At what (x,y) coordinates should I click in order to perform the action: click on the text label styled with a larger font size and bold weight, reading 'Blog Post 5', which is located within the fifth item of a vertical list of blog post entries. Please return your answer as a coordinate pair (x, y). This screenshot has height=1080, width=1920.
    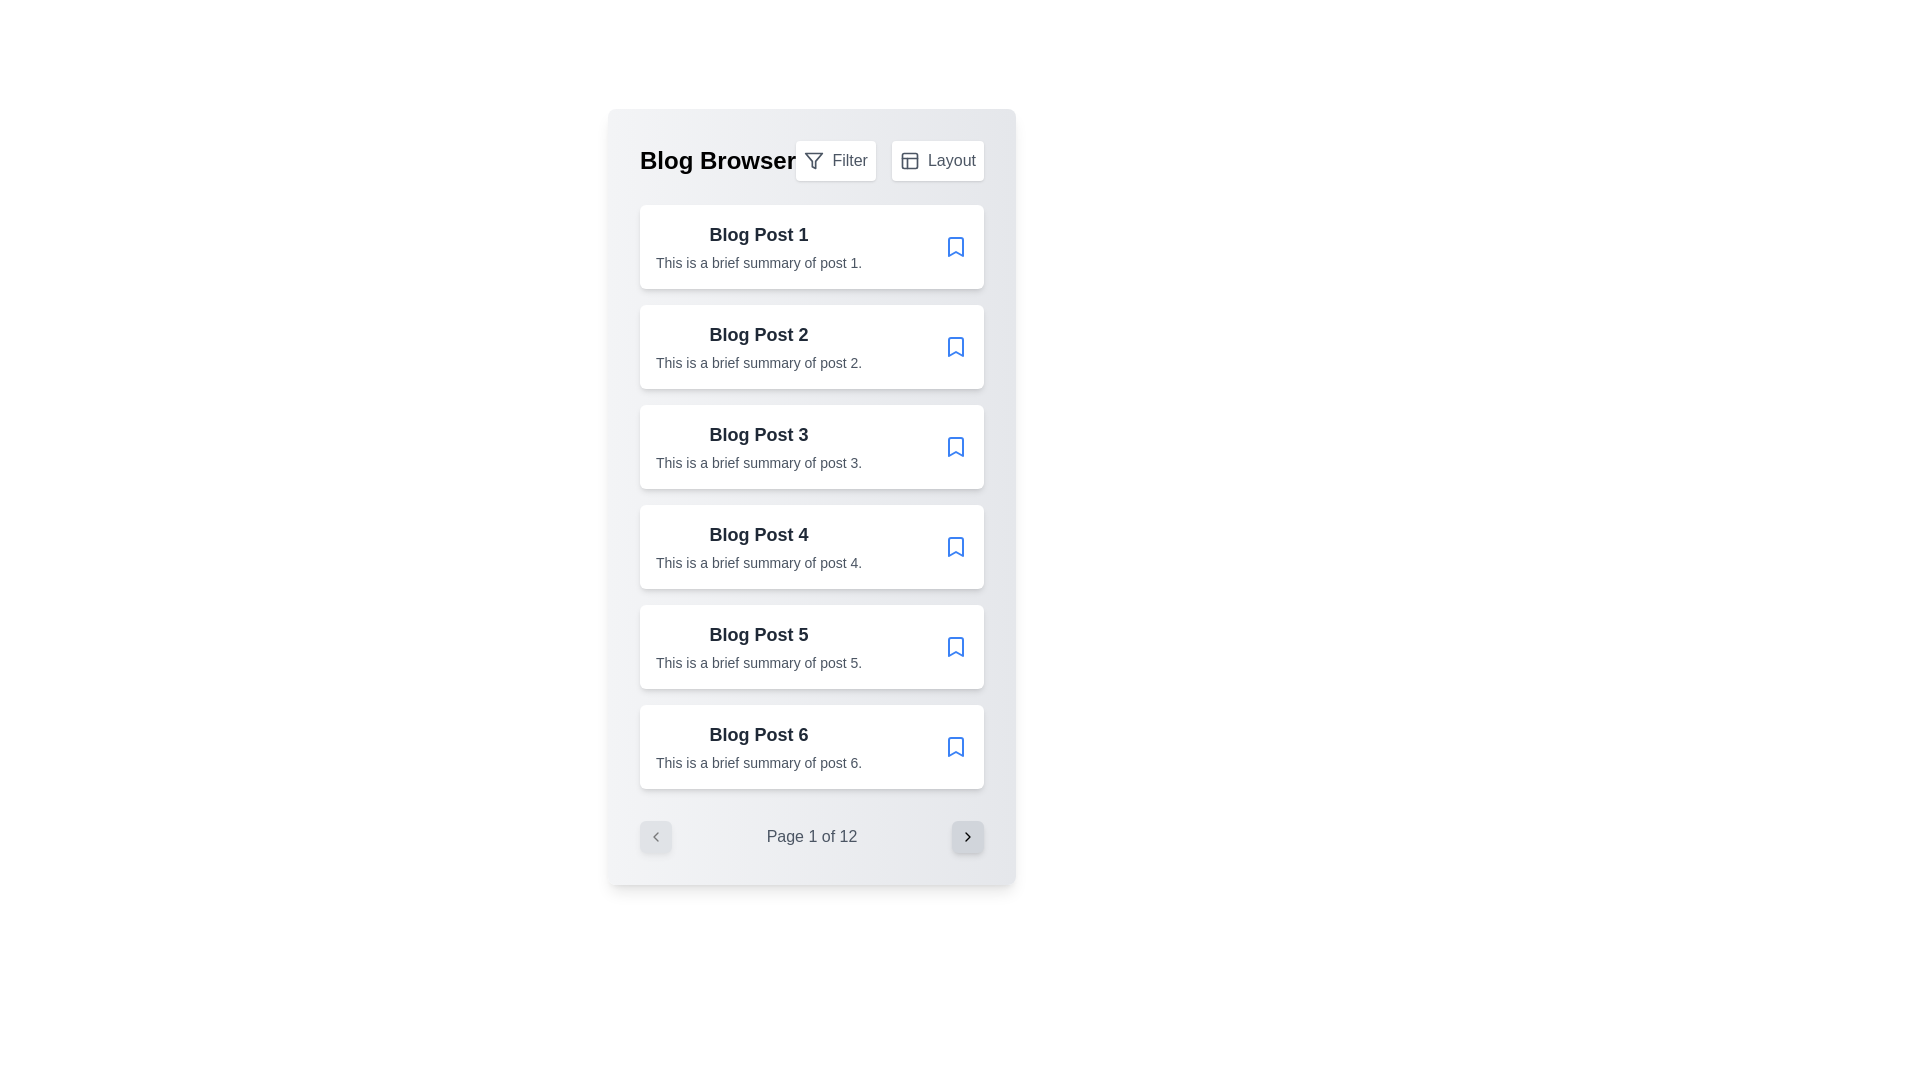
    Looking at the image, I should click on (758, 635).